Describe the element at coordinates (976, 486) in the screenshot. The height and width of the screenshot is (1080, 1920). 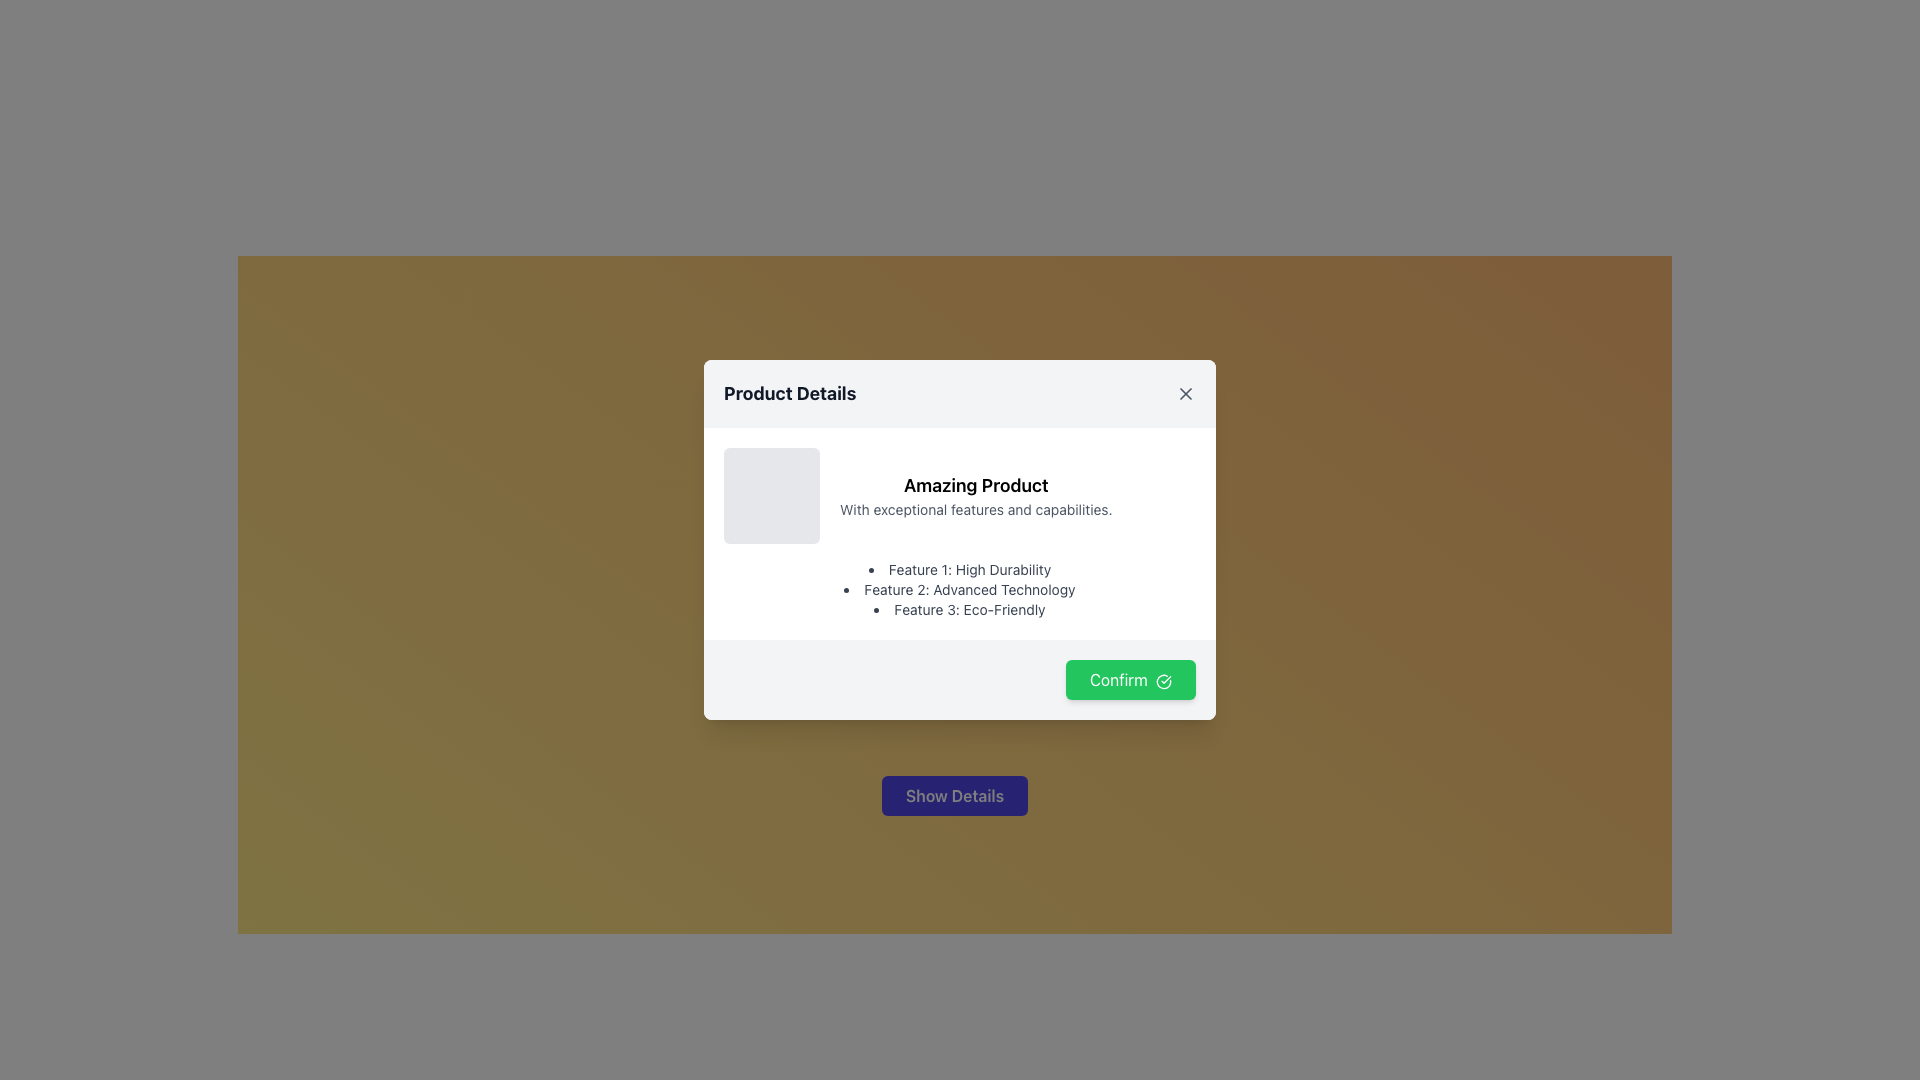
I see `the title text block in the 'Product Details' modal dialog, which serves as the header for the showcased product` at that location.